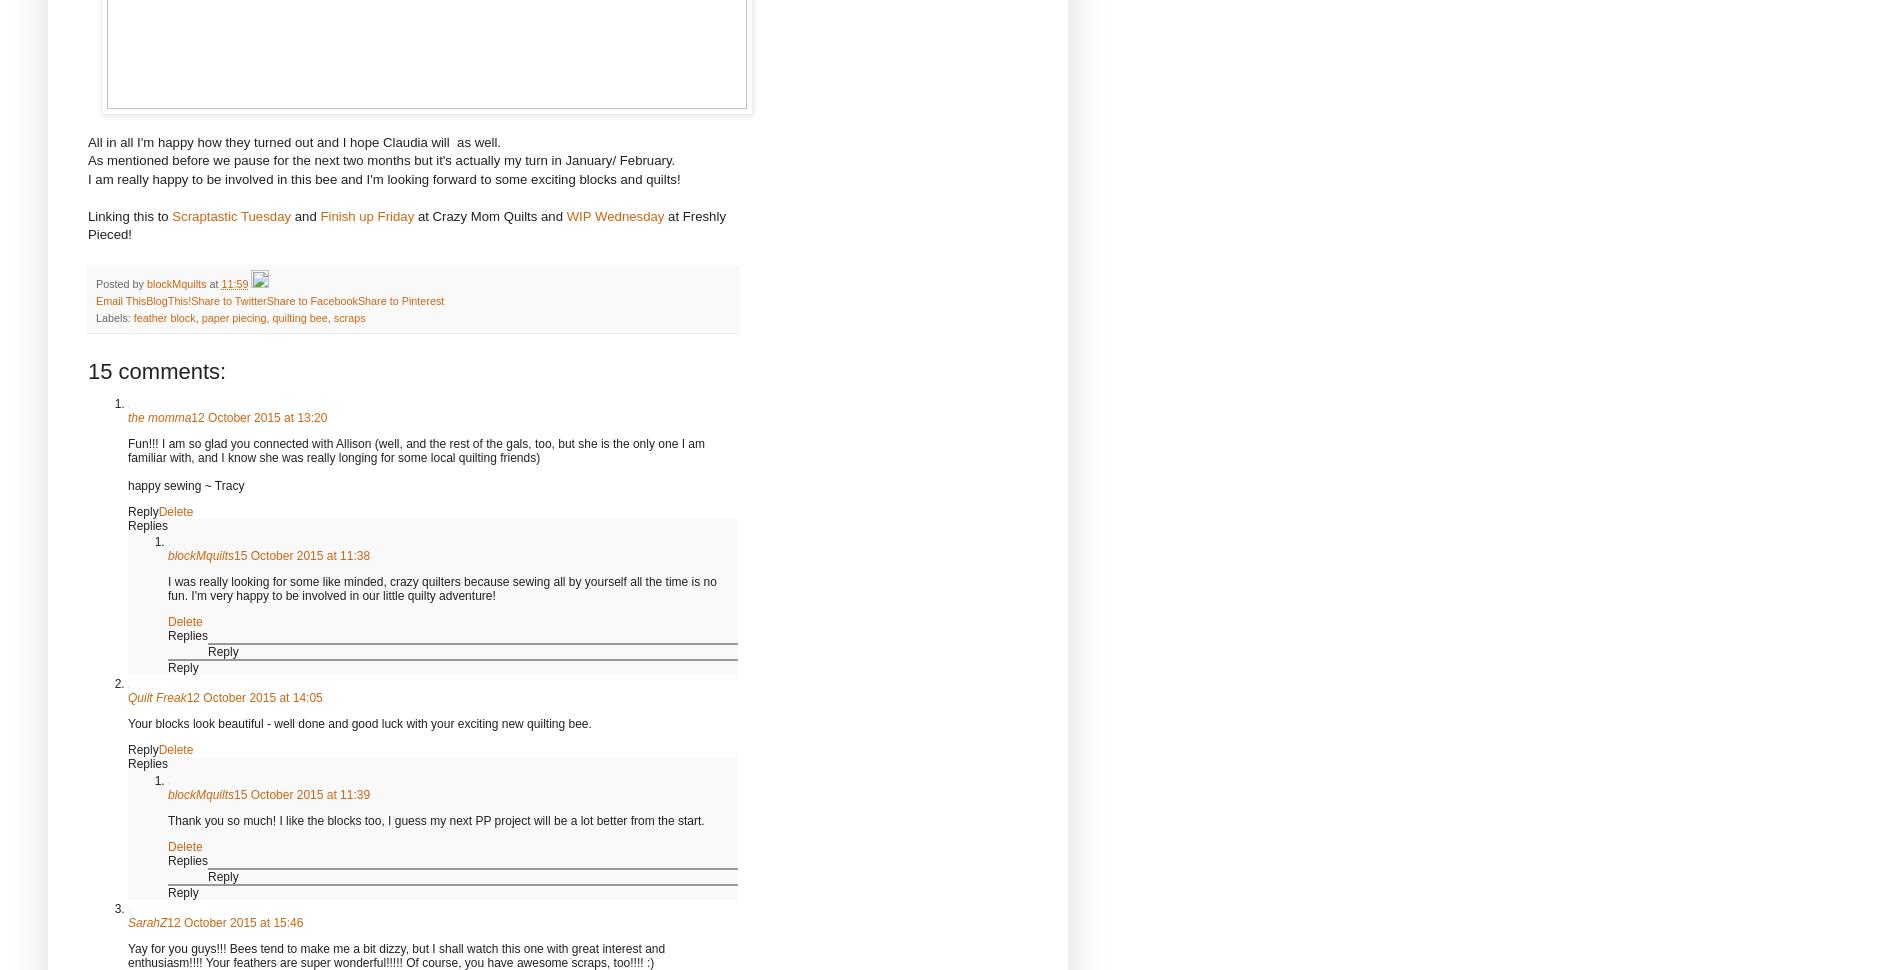 This screenshot has width=1898, height=970. Describe the element at coordinates (298, 317) in the screenshot. I see `'quilting bee'` at that location.